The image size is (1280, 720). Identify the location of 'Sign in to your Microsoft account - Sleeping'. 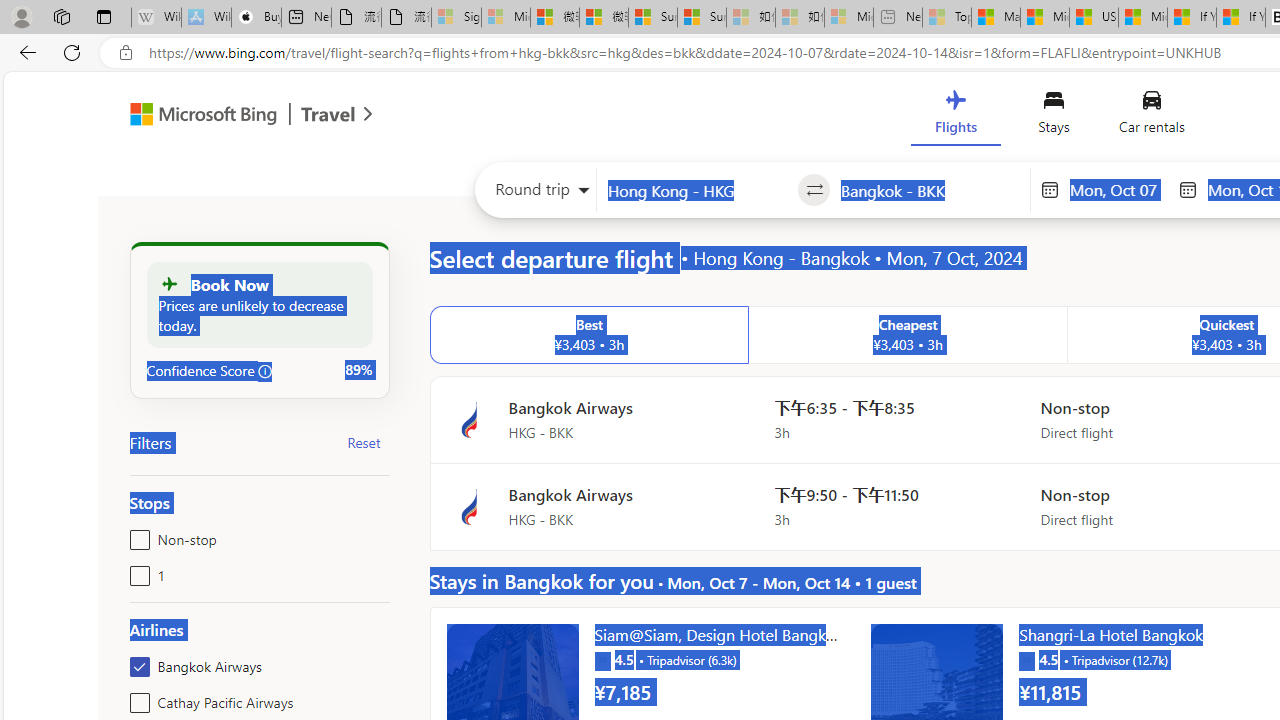
(455, 17).